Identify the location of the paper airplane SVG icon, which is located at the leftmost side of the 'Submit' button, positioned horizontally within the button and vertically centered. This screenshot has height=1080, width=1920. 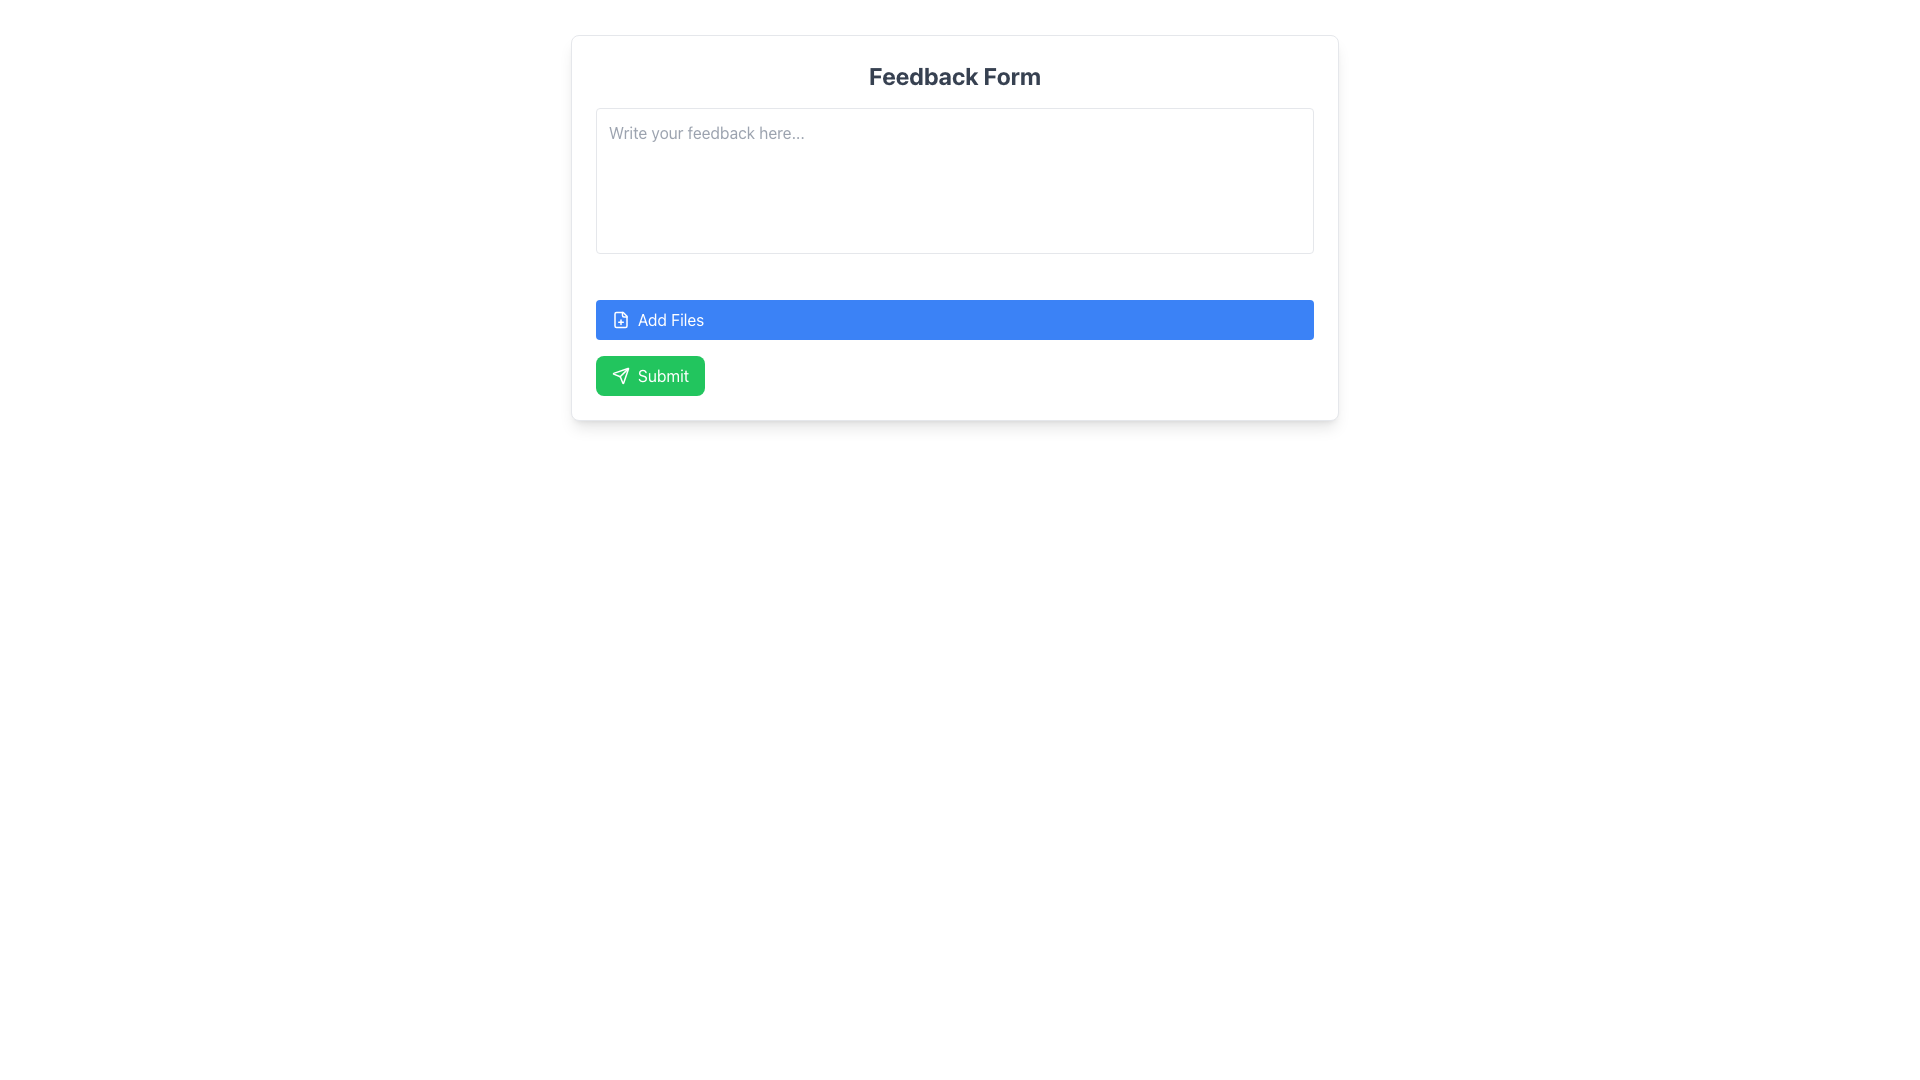
(619, 375).